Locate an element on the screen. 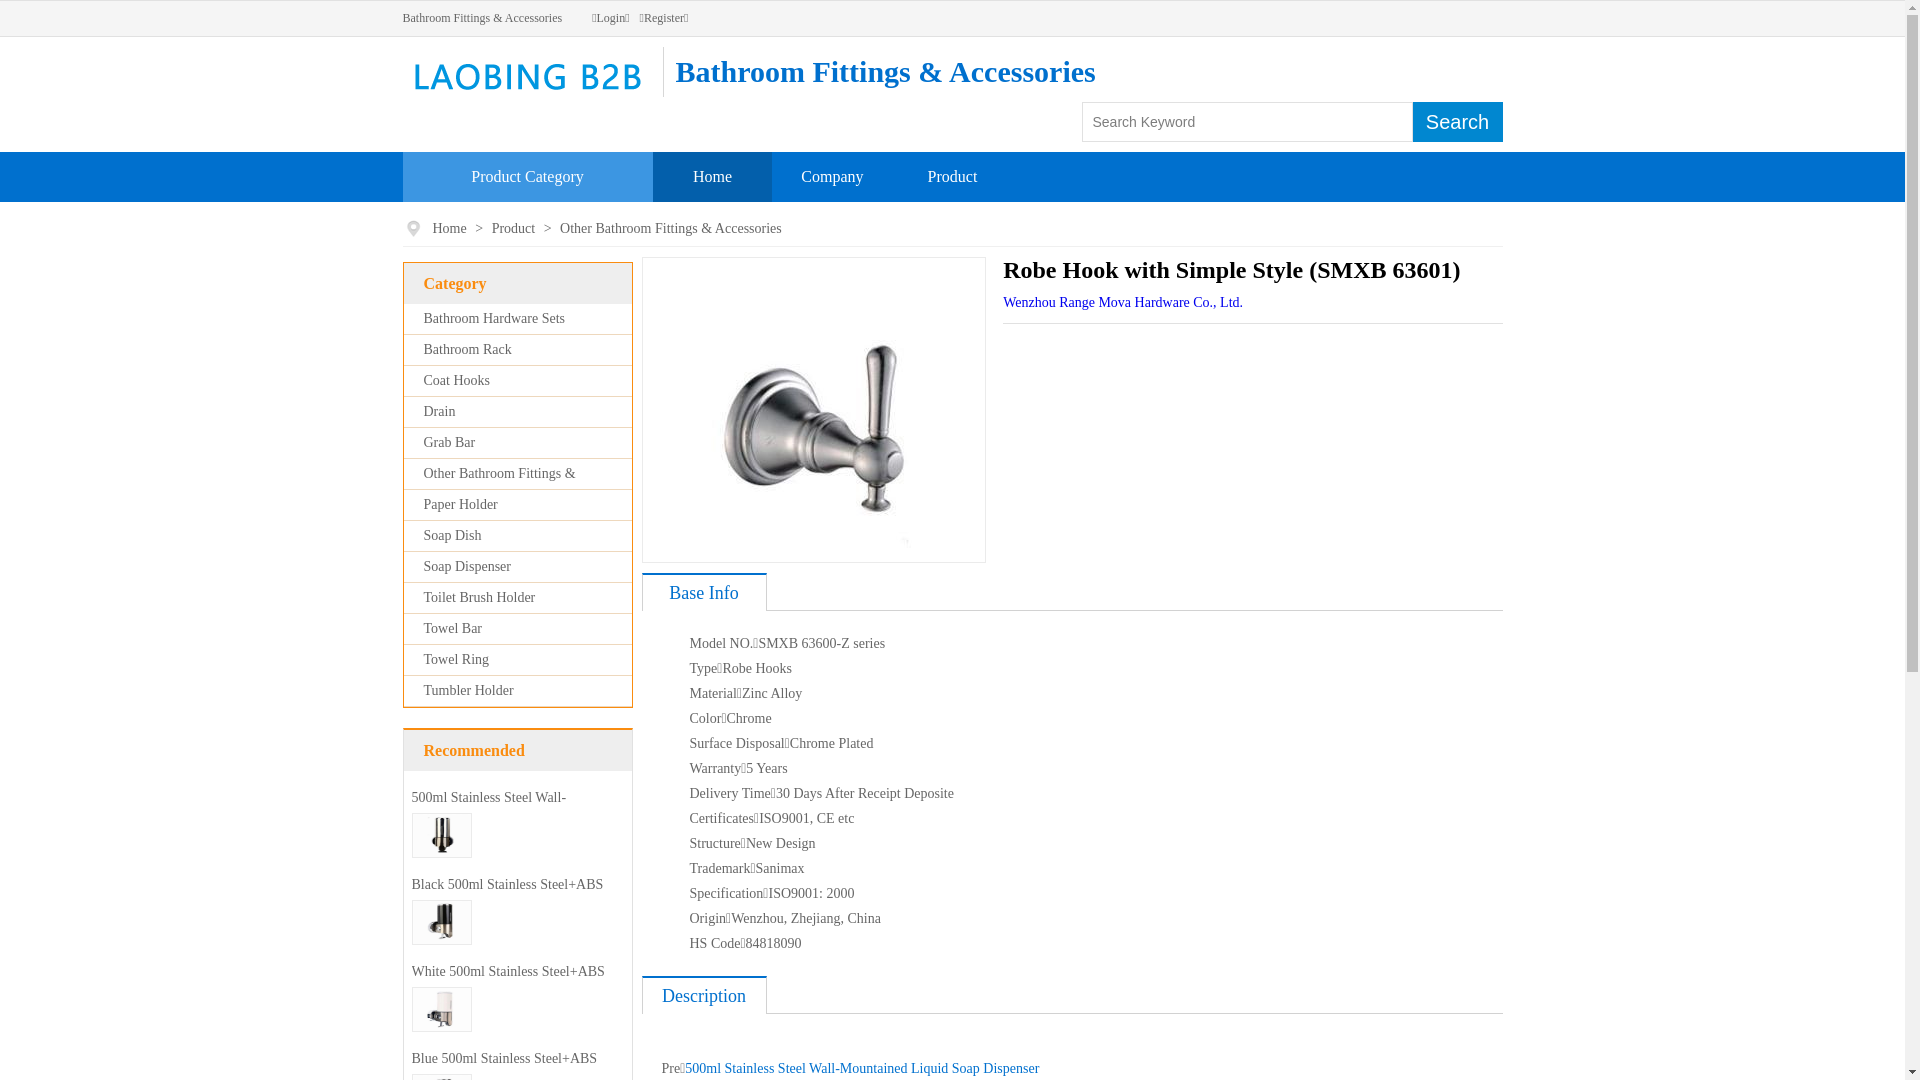  'Home' is located at coordinates (449, 227).